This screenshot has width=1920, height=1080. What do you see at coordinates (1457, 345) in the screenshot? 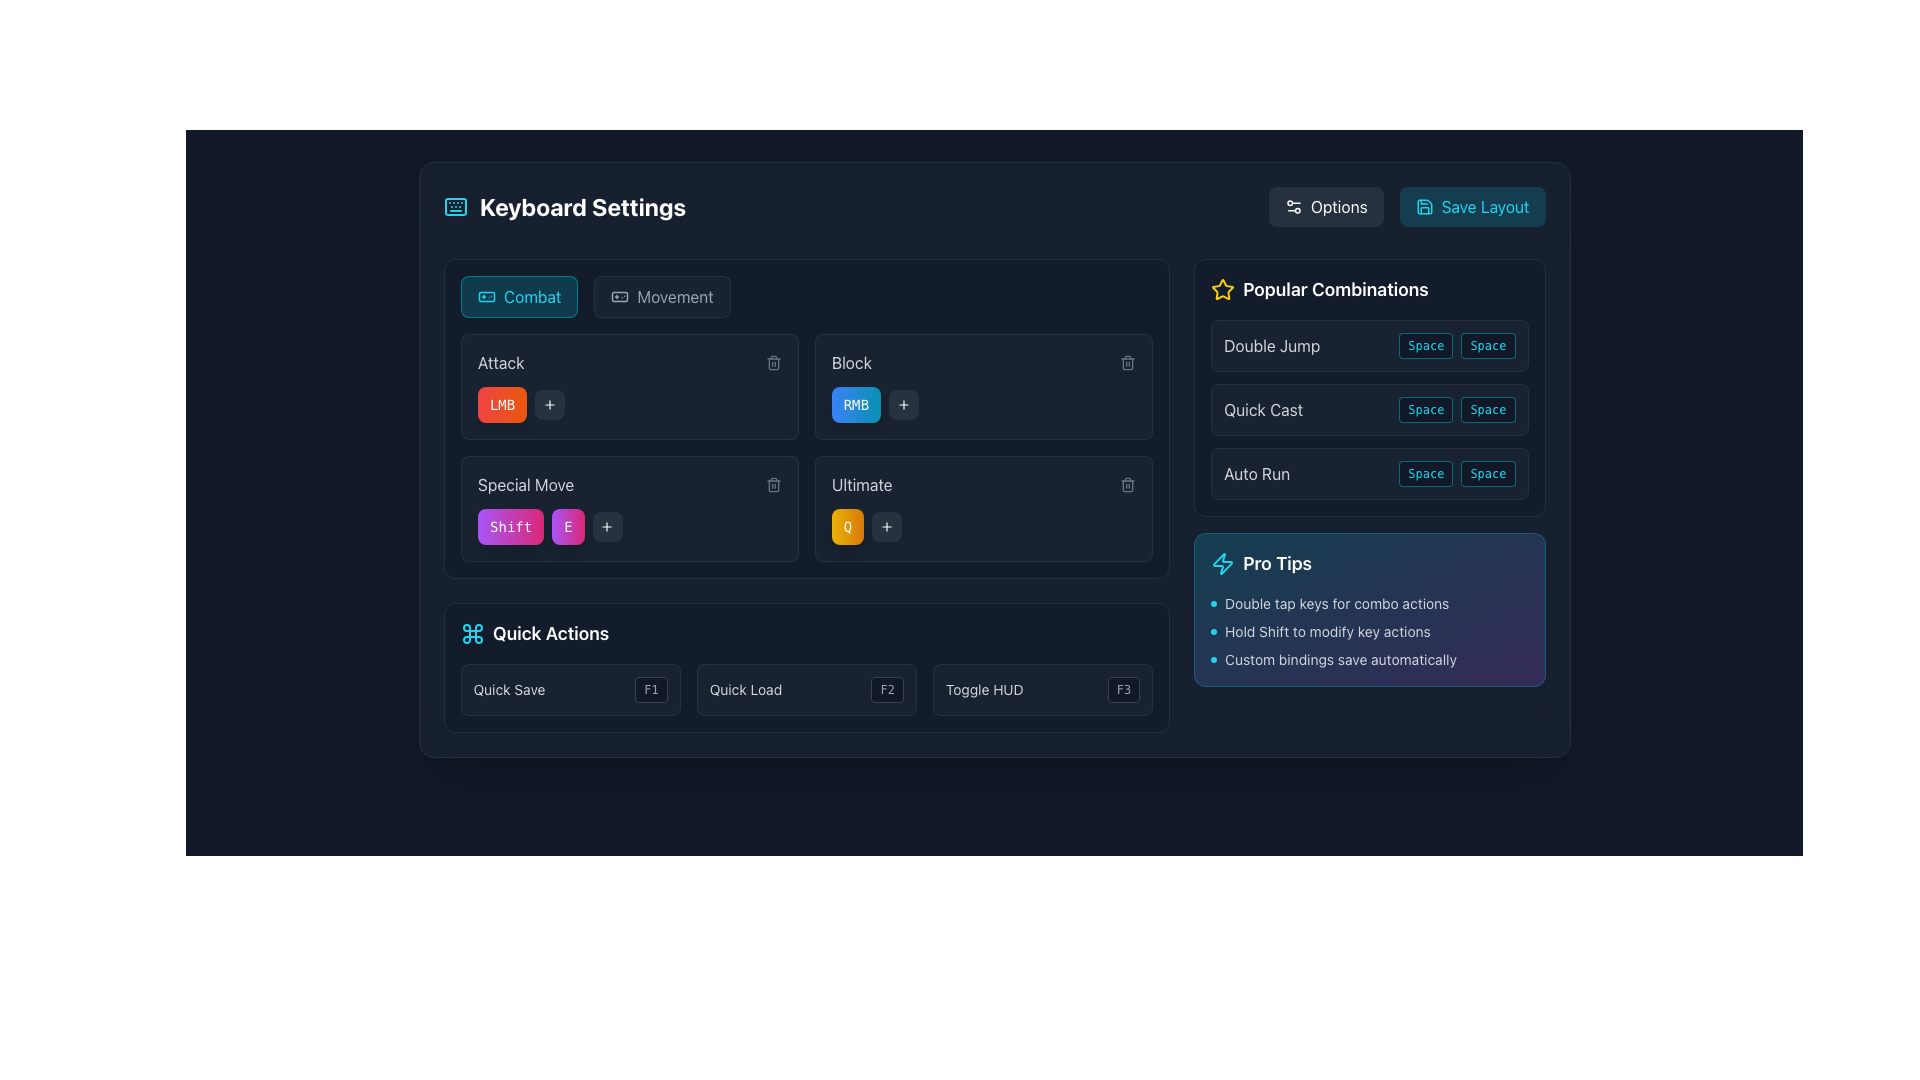
I see `the interactive button-like component for the Double Jump action, located in the 'Double Jump' row of the 'Popular Combinations' section, which is the second block next to the 'Double Jump' label` at bounding box center [1457, 345].